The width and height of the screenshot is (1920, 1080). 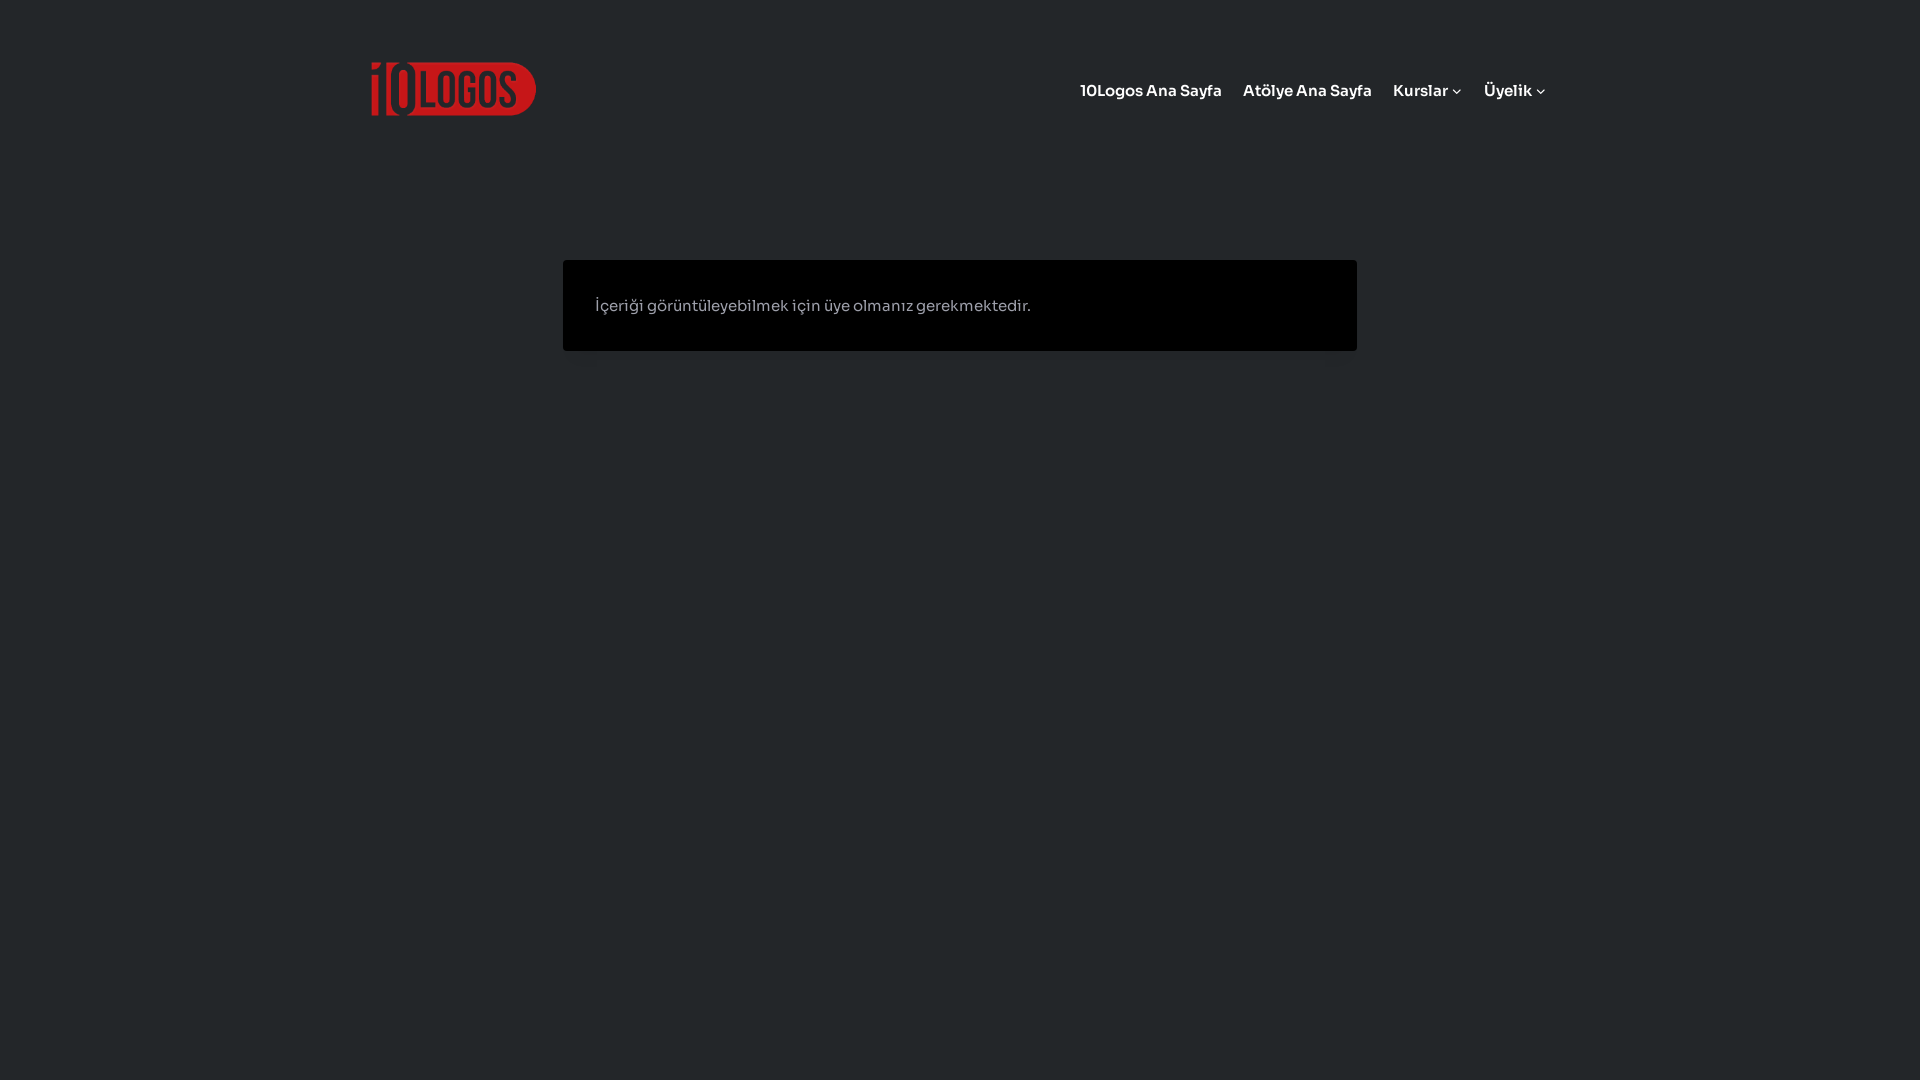 What do you see at coordinates (1150, 90) in the screenshot?
I see `'10Logos Ana Sayfa'` at bounding box center [1150, 90].